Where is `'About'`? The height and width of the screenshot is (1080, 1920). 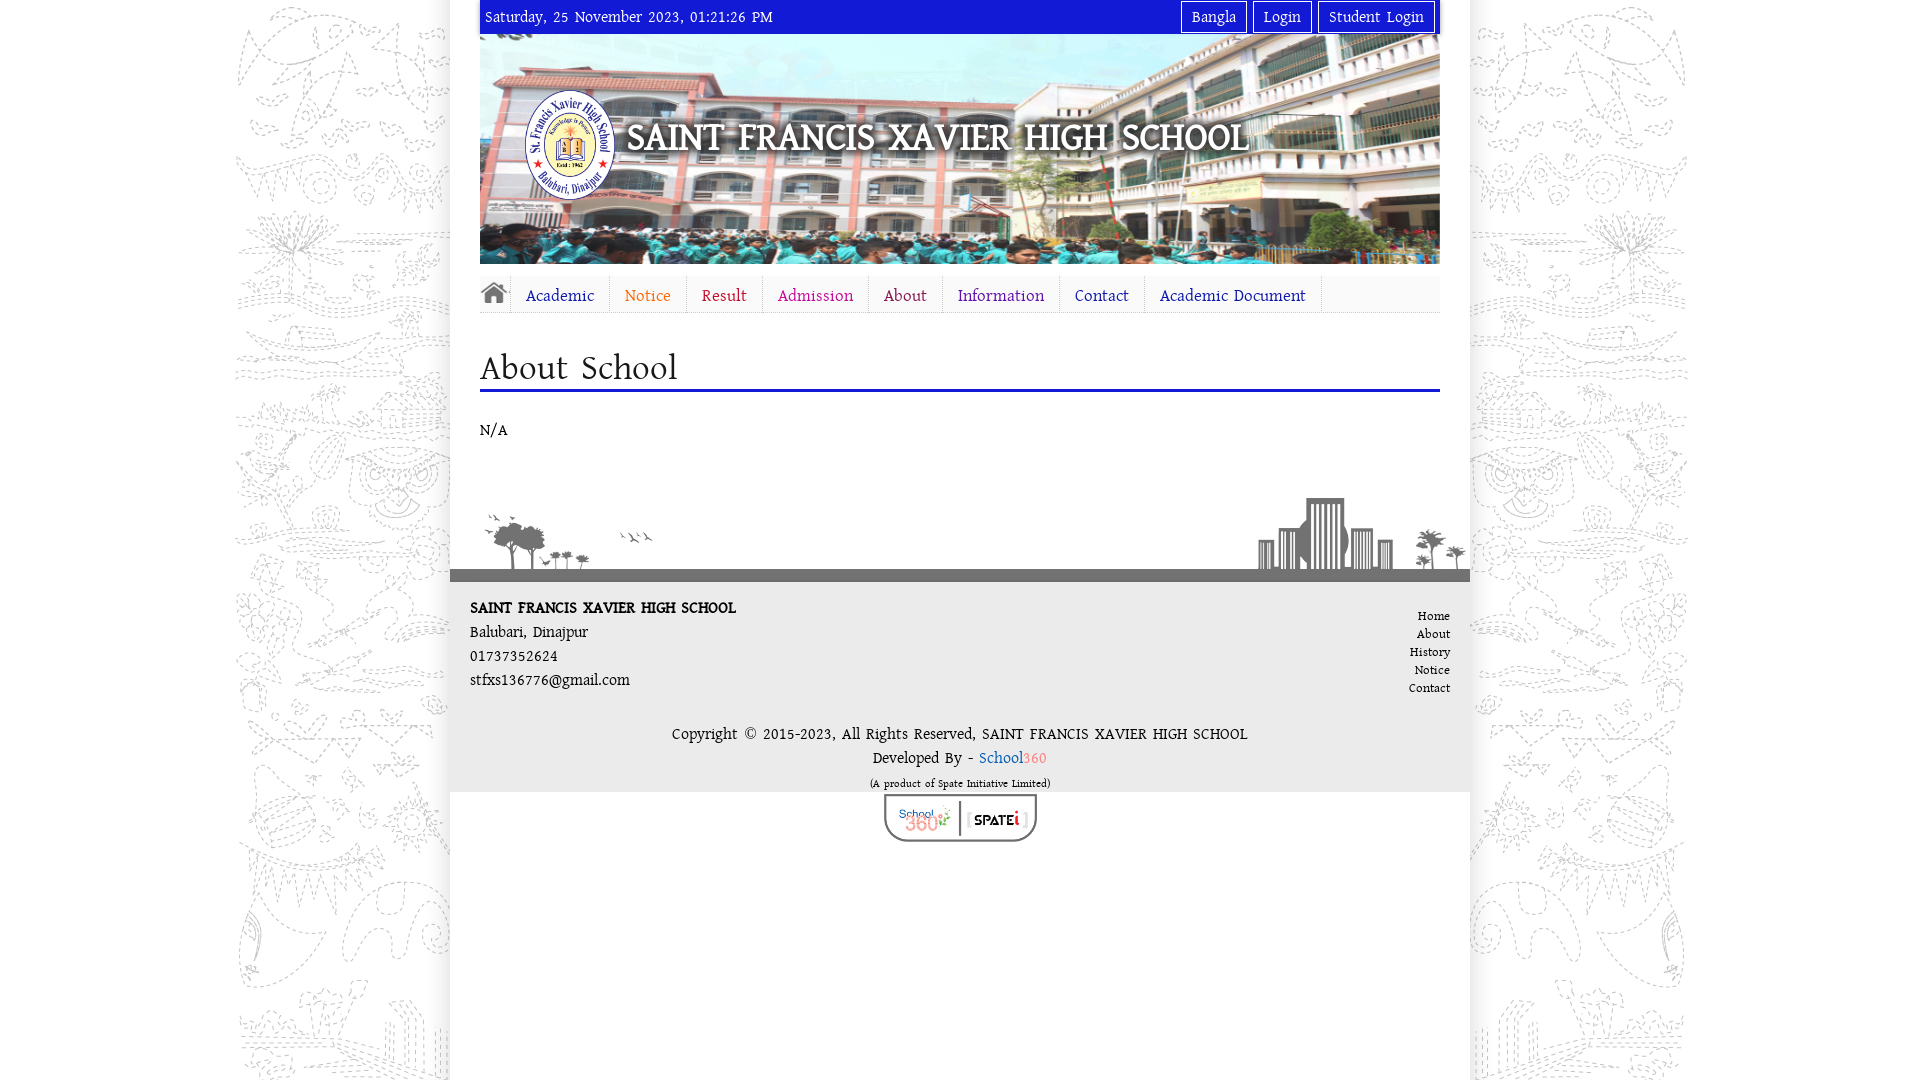
'About' is located at coordinates (904, 296).